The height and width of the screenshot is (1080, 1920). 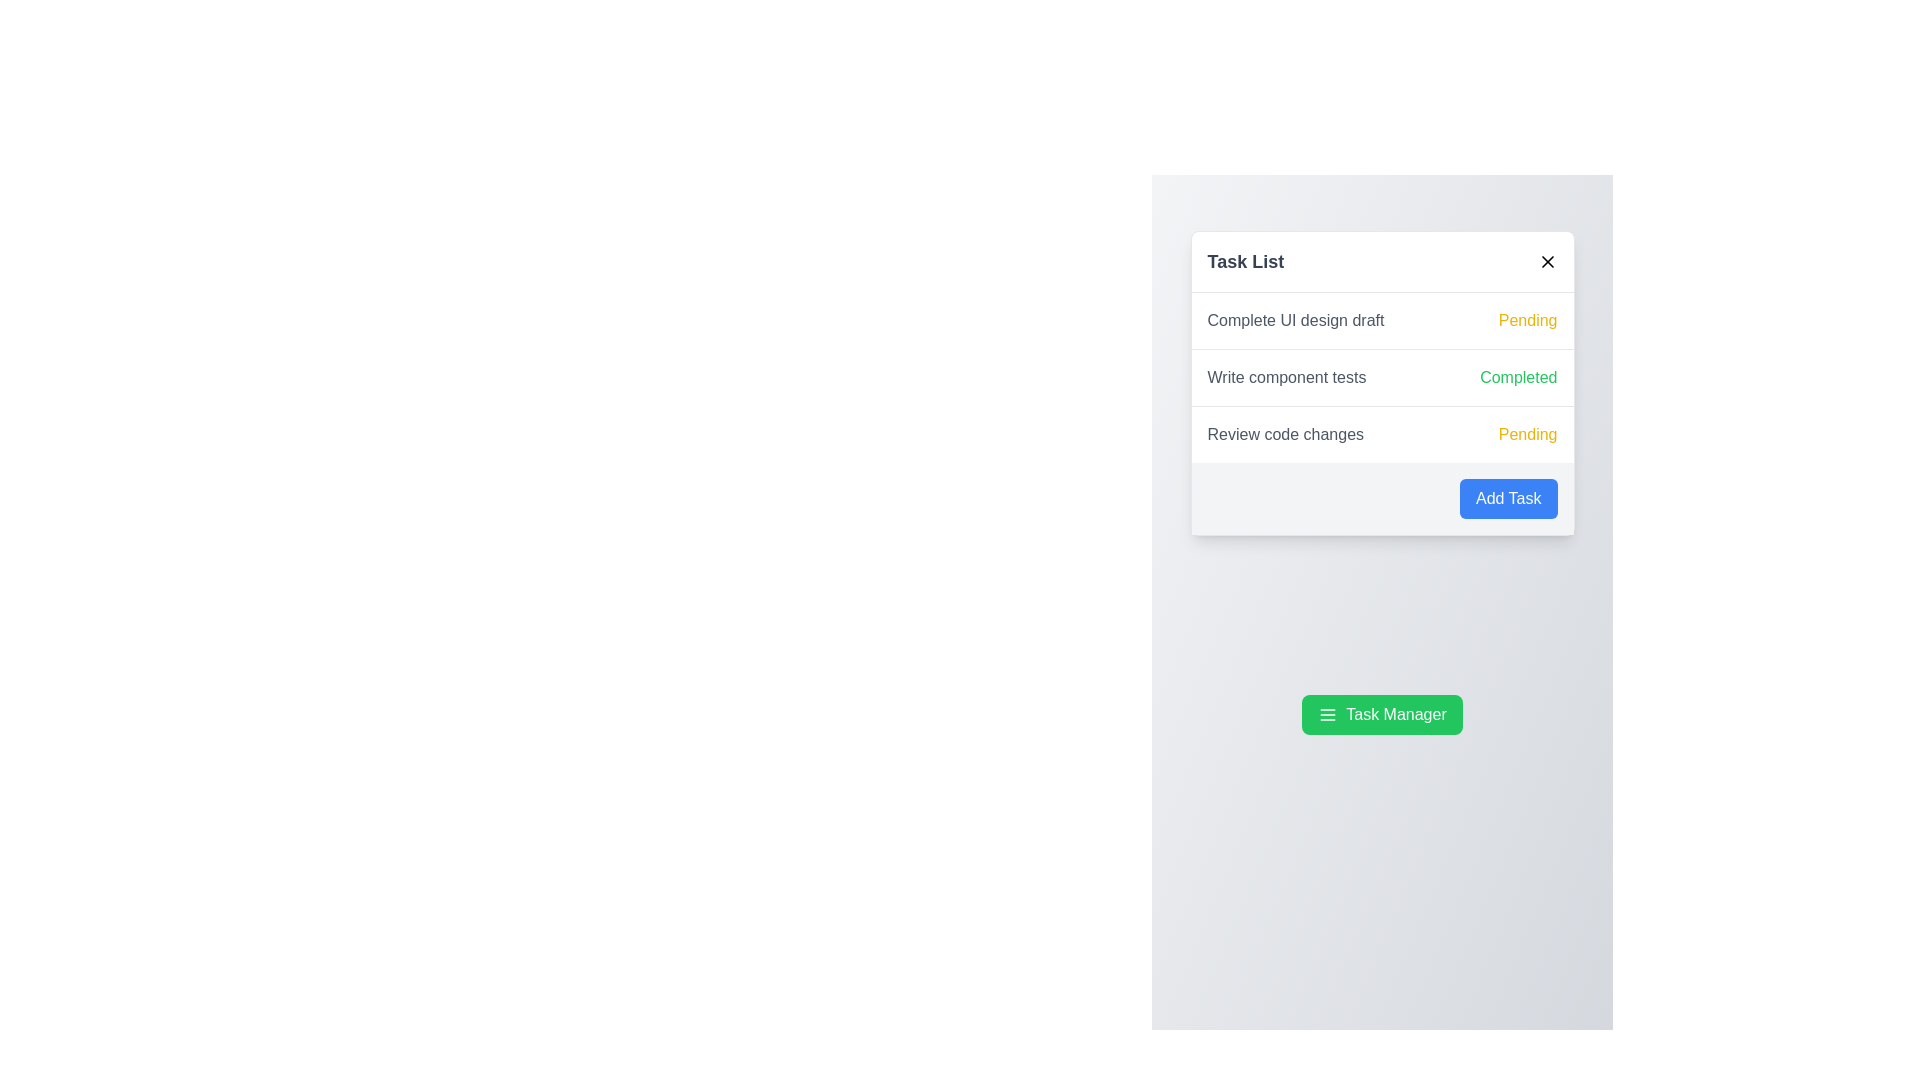 I want to click on the close button (a small 'X' icon) located at the top-right corner of the 'Task List' header, so click(x=1546, y=261).